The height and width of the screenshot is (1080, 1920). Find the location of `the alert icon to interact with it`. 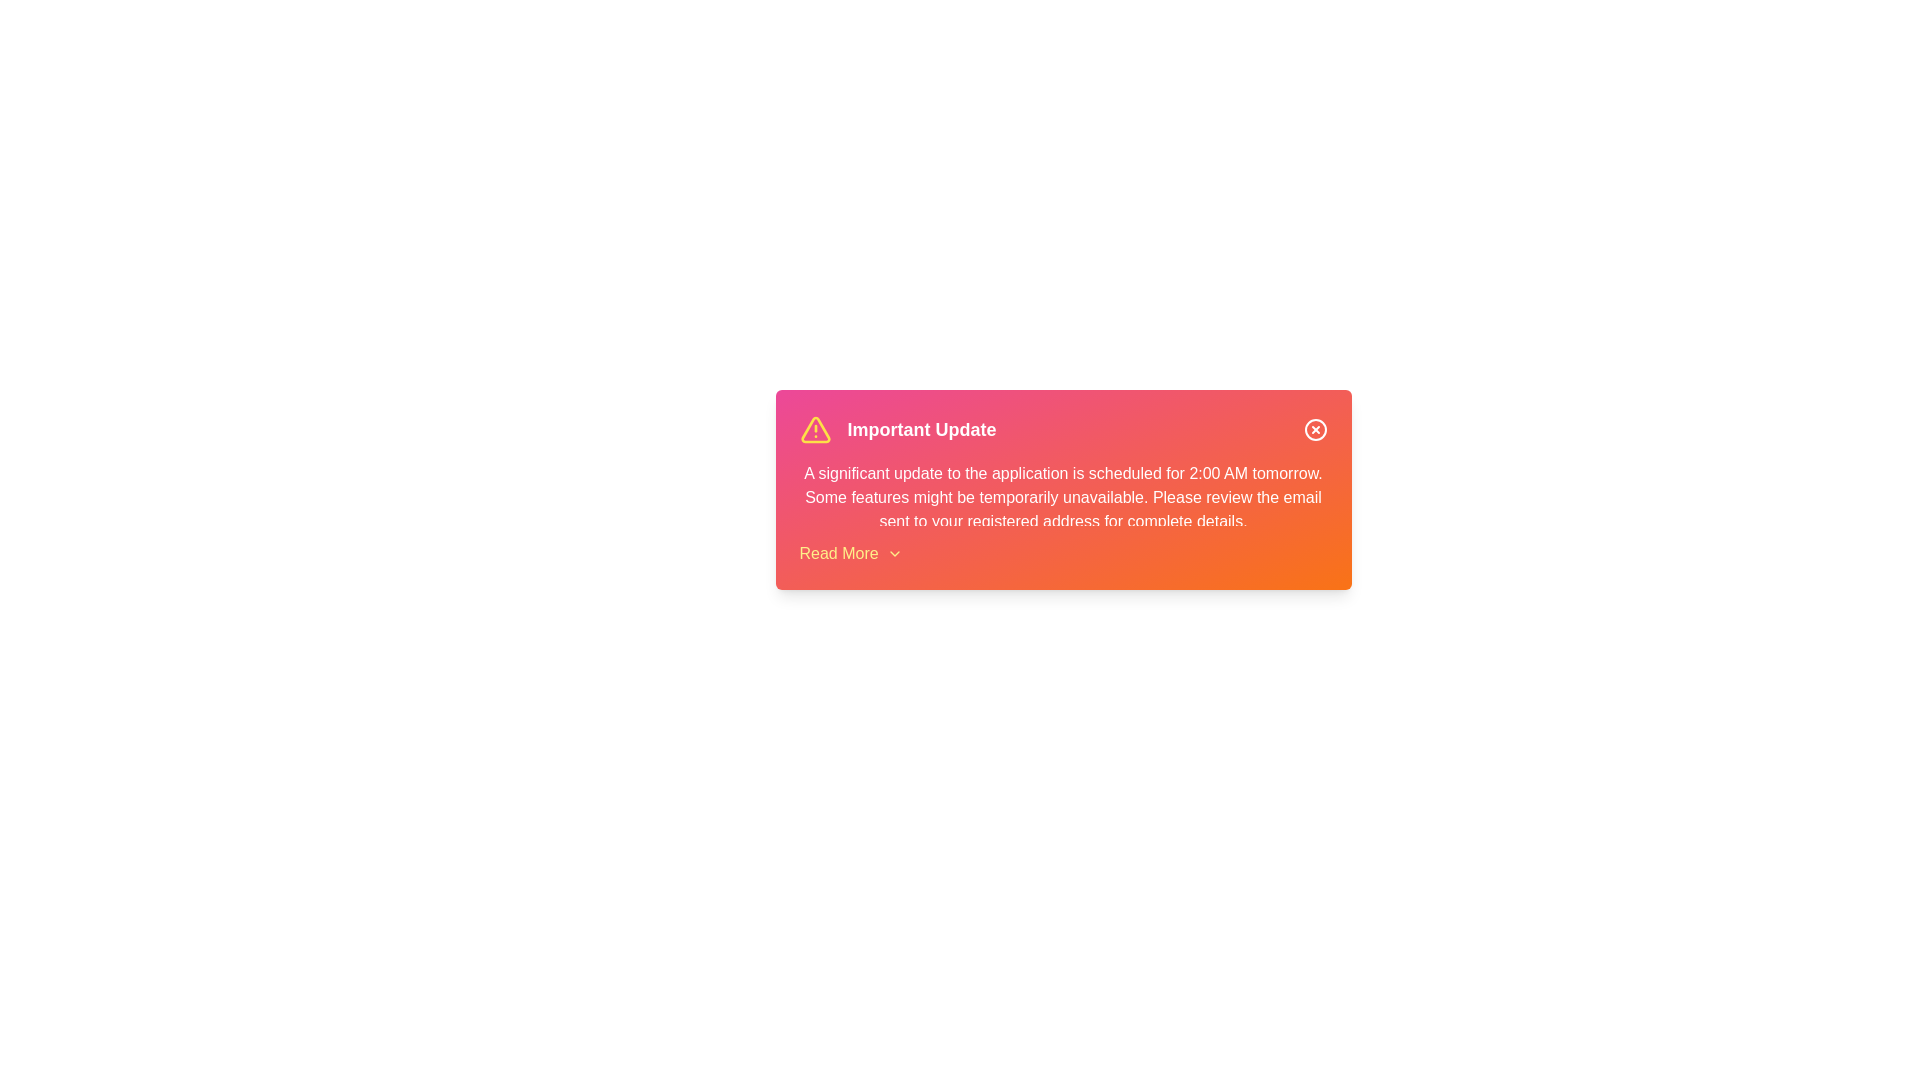

the alert icon to interact with it is located at coordinates (815, 428).